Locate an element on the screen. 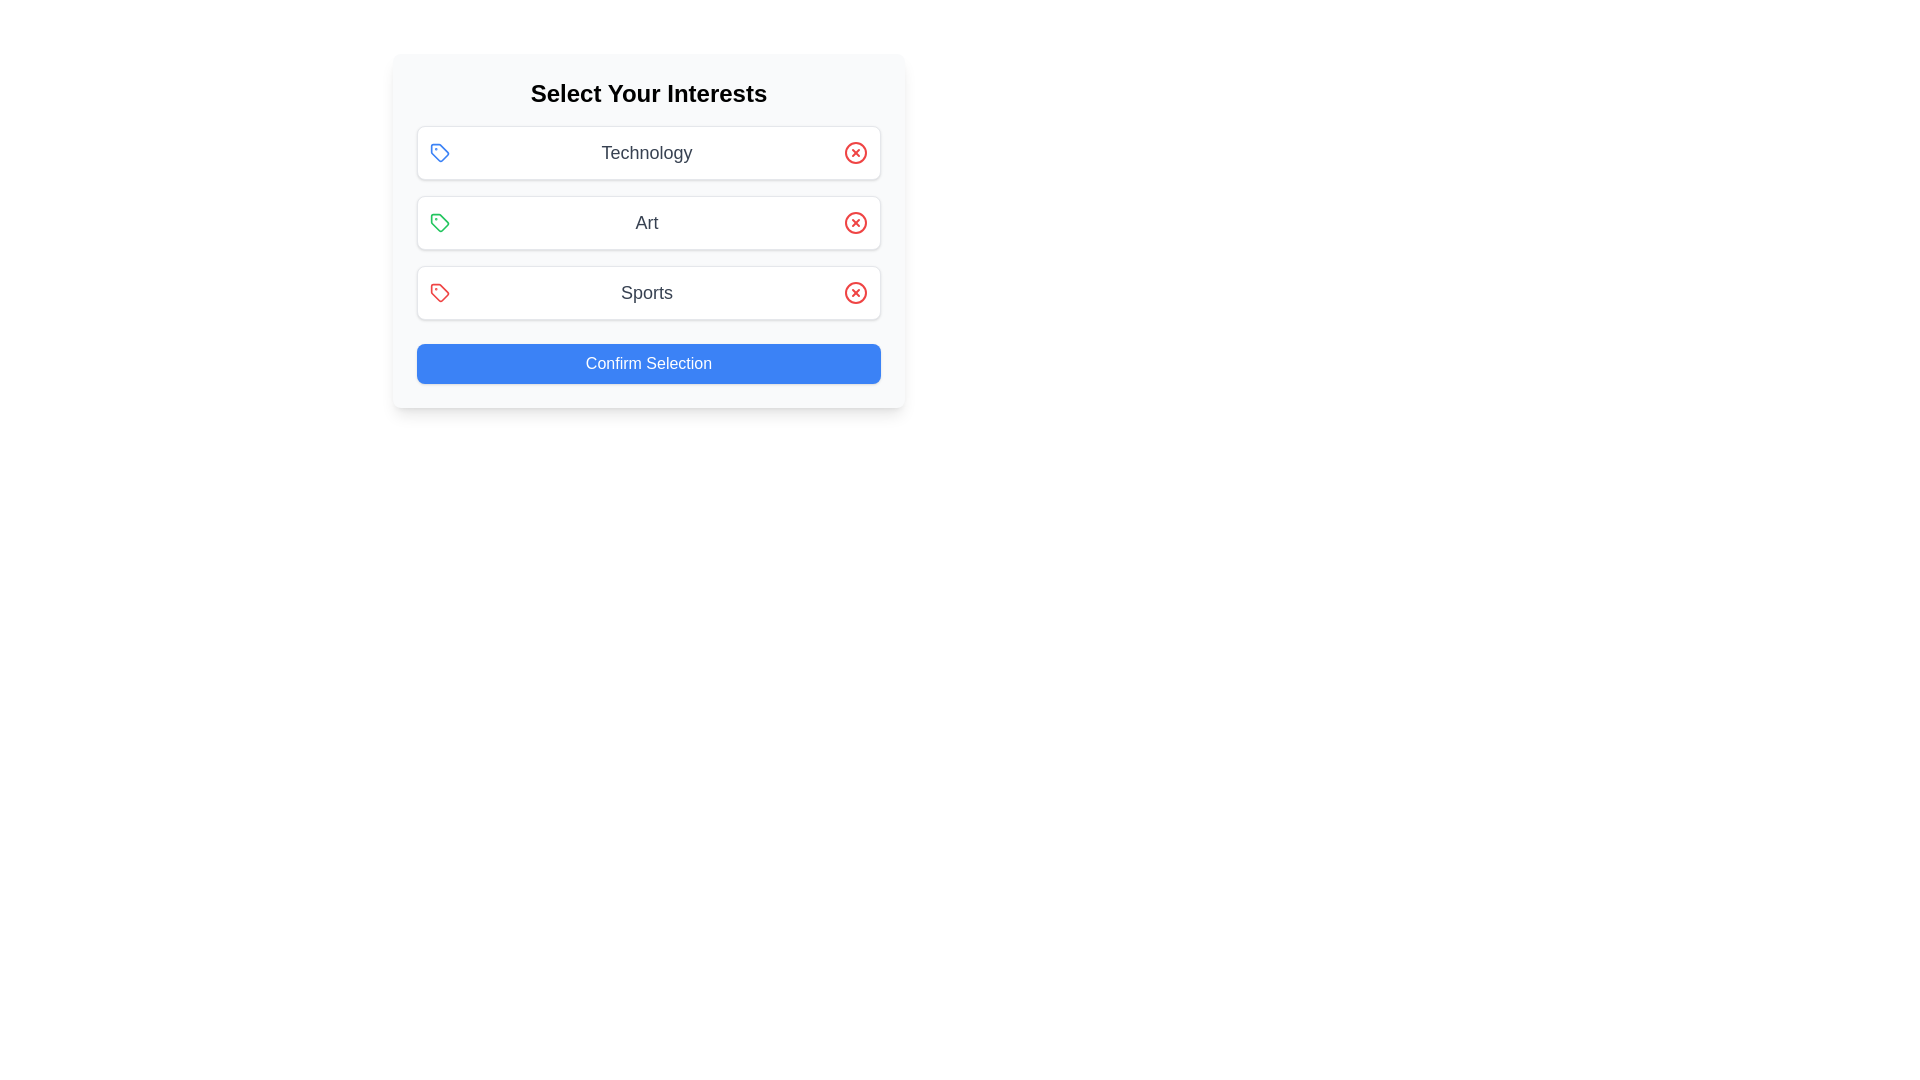 The width and height of the screenshot is (1920, 1080). the text 'Select Your Interests' to select it is located at coordinates (648, 93).